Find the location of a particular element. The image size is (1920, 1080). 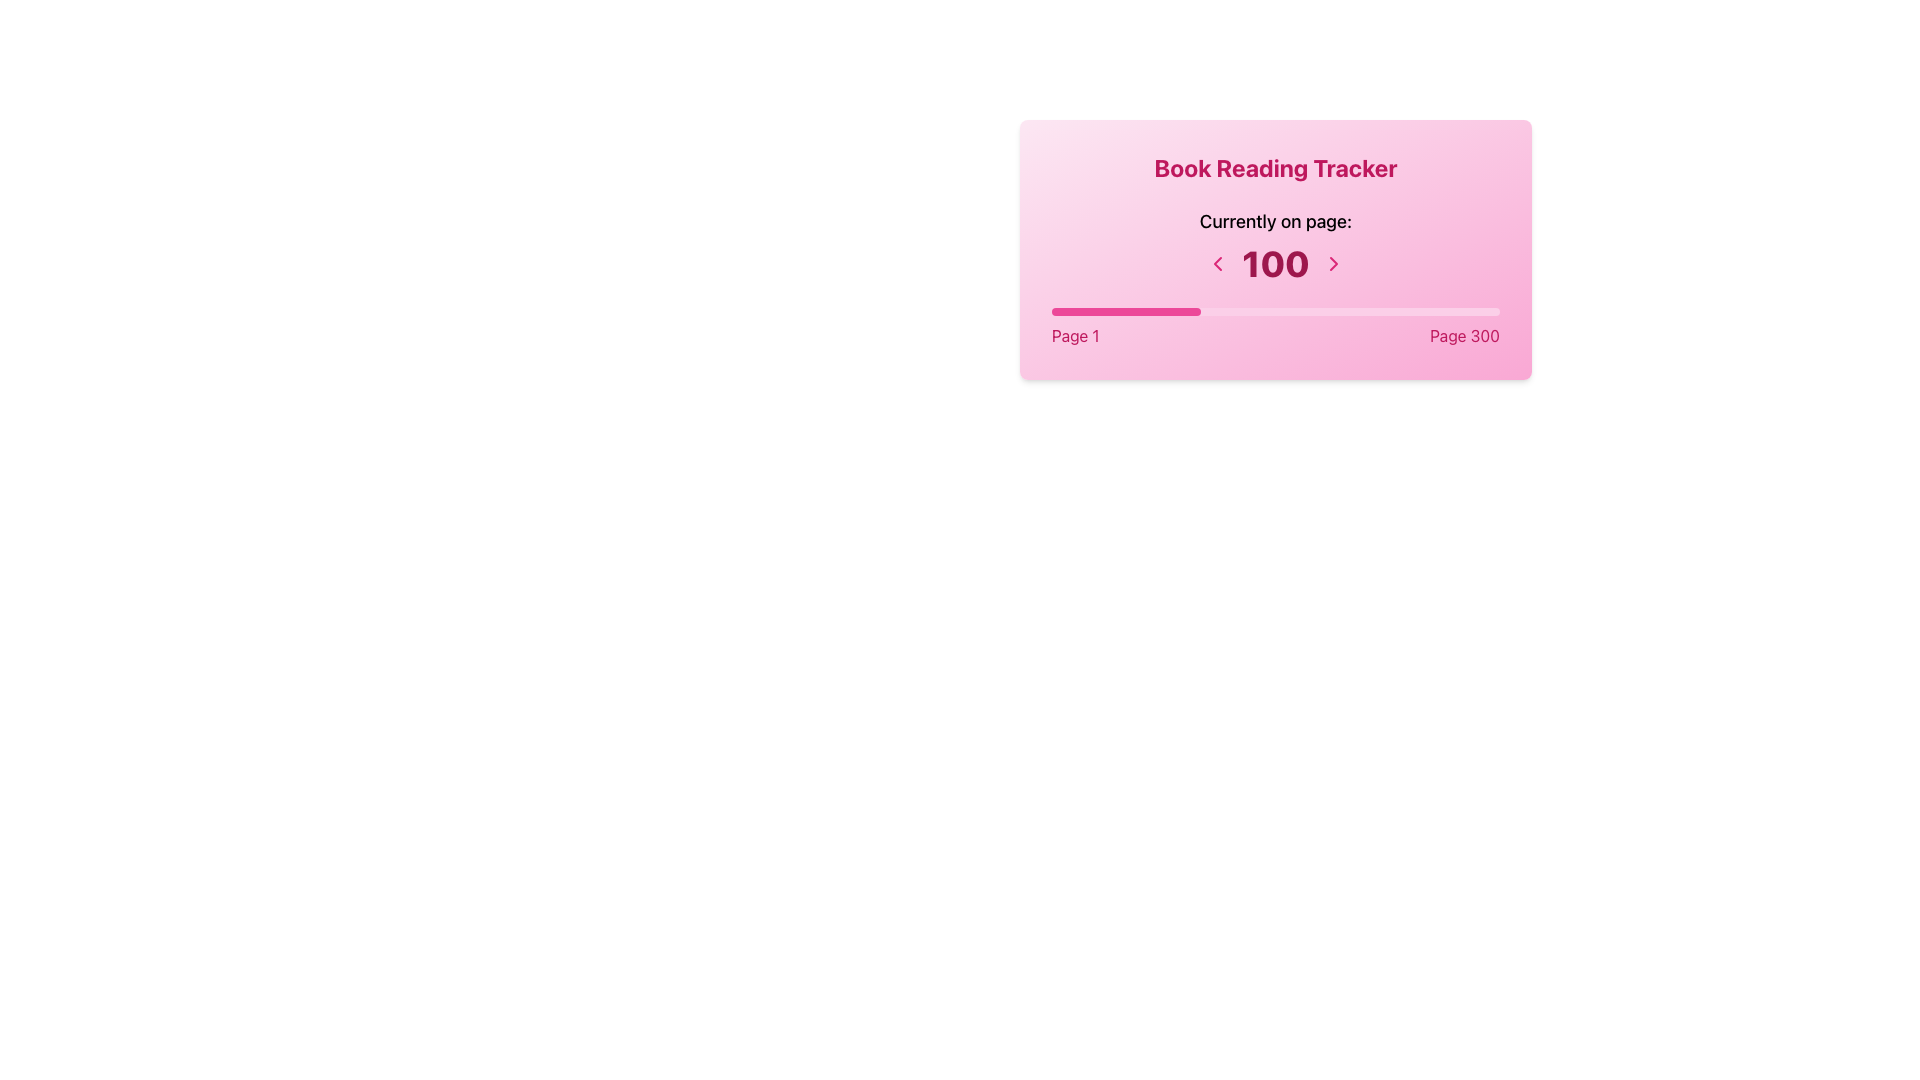

text label indicating the current page in the paginated navigation context, which is positioned above the number '100' and navigation arrows is located at coordinates (1275, 222).